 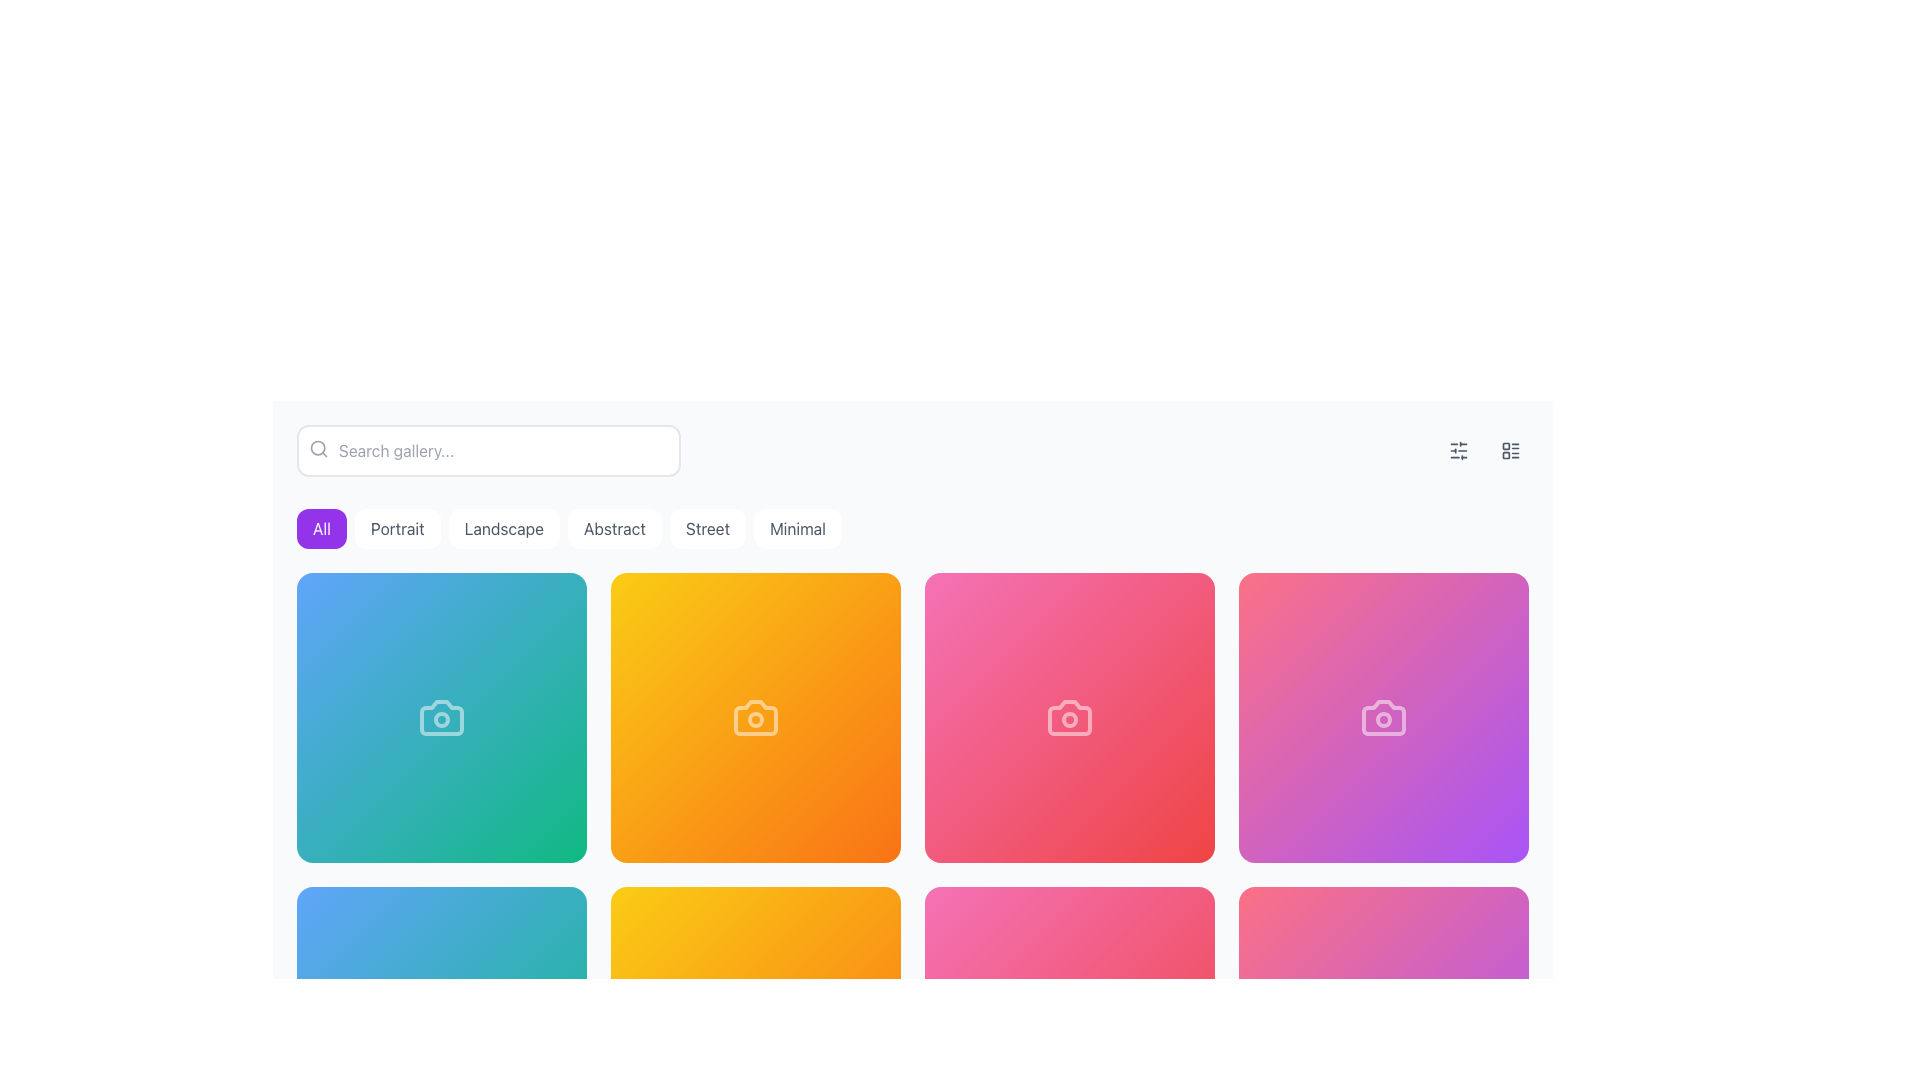 I want to click on the camera icon located in the center of the second pink tile in the second row of the grid layout, so click(x=1069, y=716).